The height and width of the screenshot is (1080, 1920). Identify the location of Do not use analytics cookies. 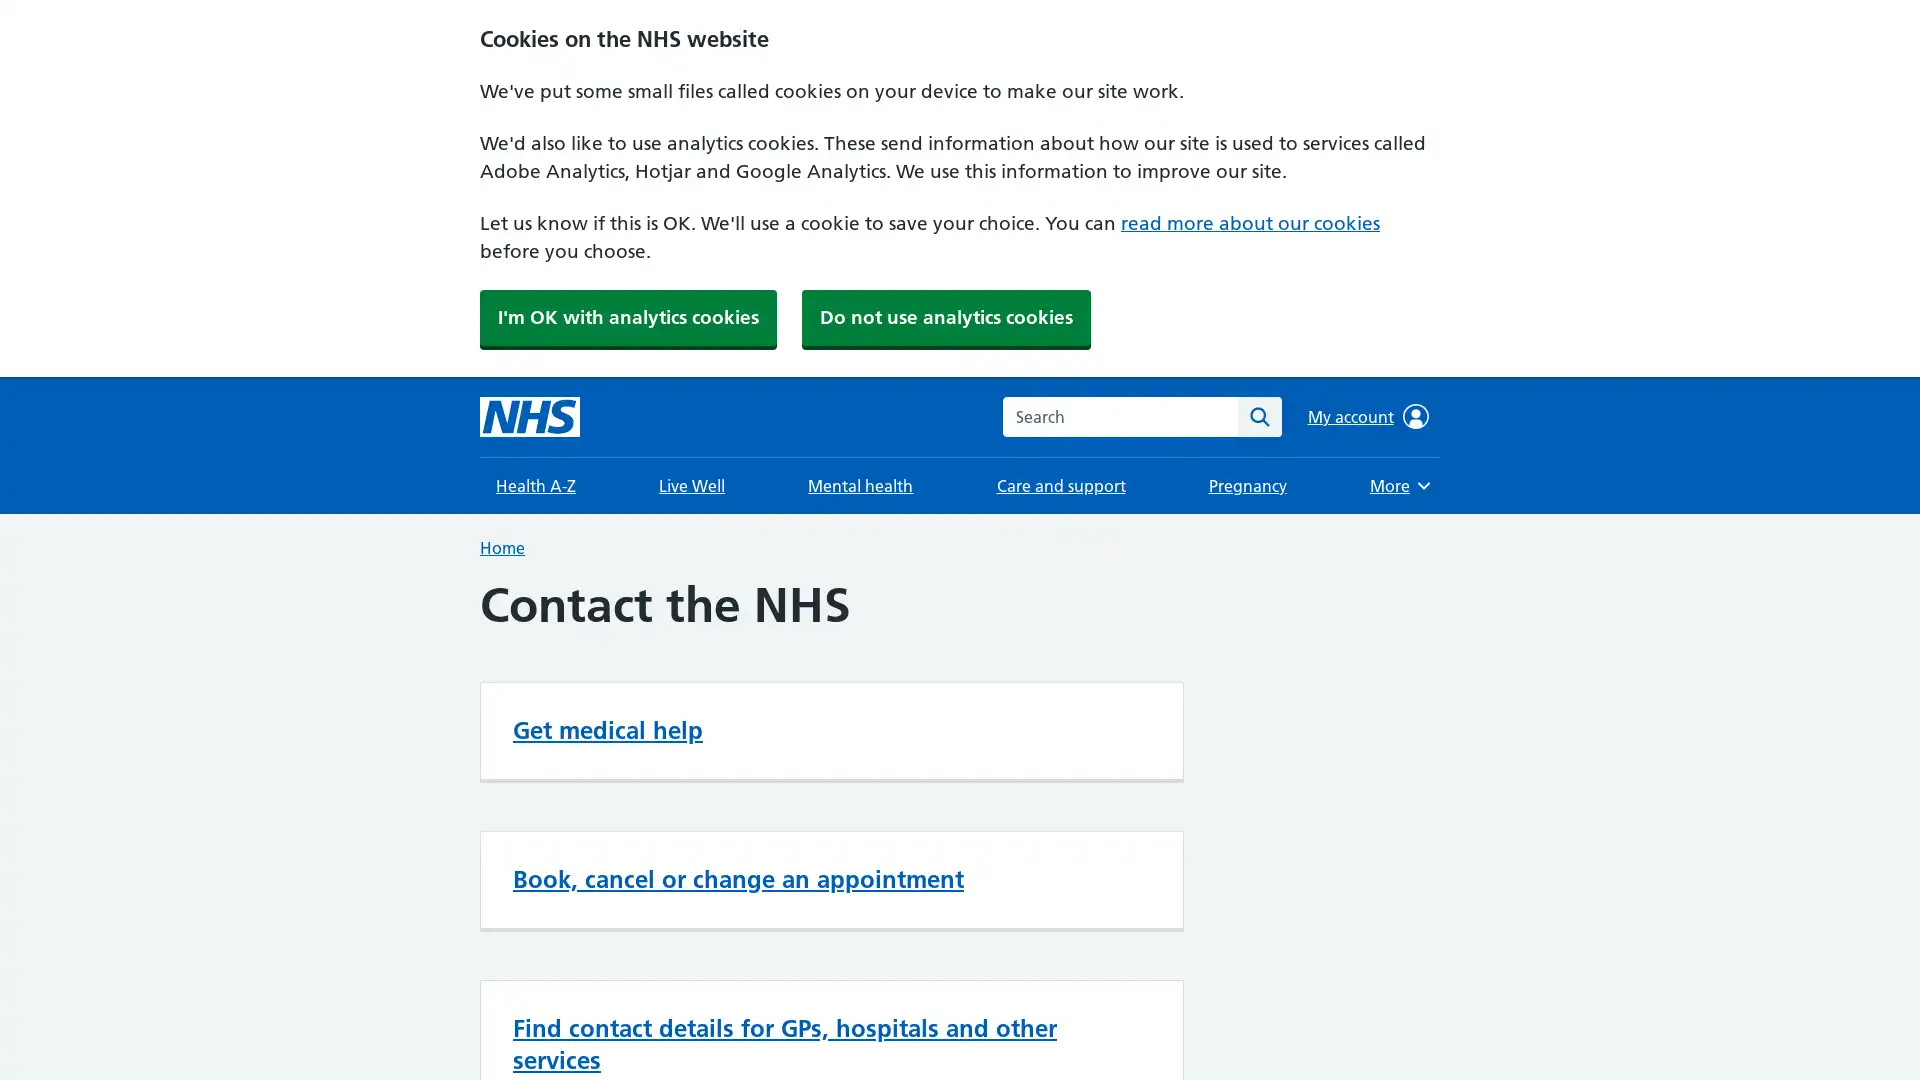
(945, 316).